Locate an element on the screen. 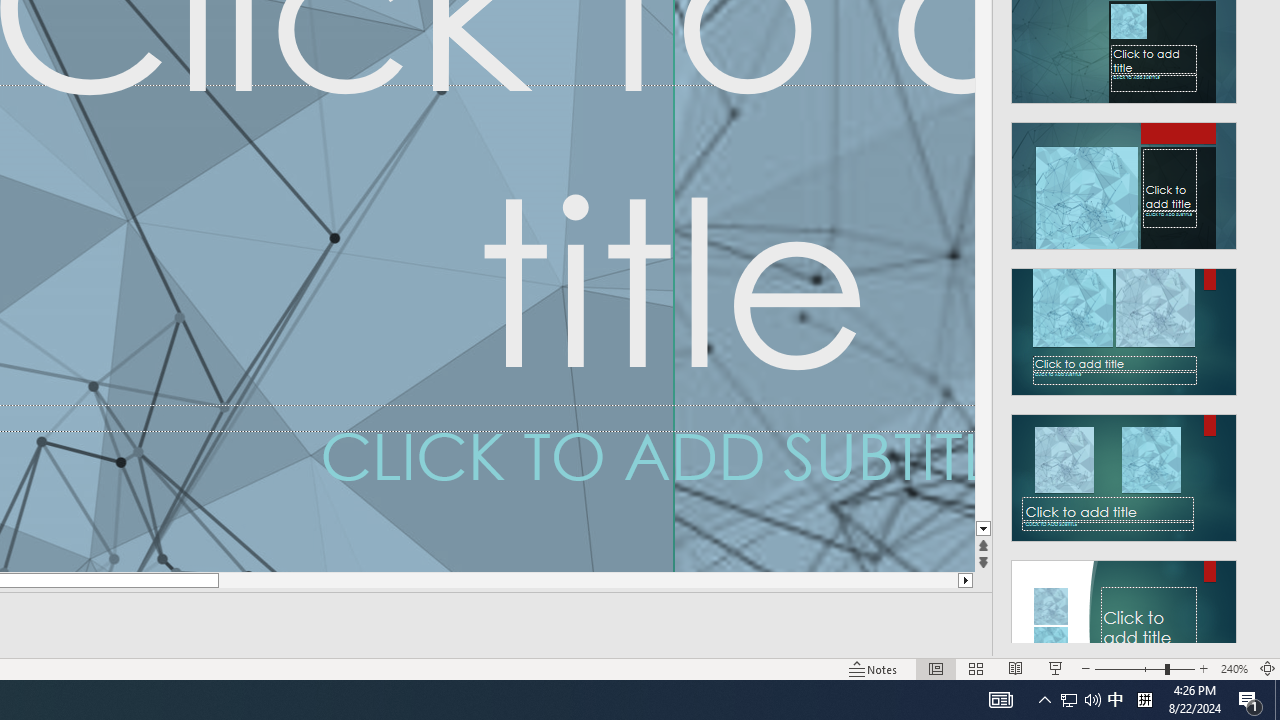 The image size is (1280, 720). 'Reading View' is located at coordinates (1015, 669).